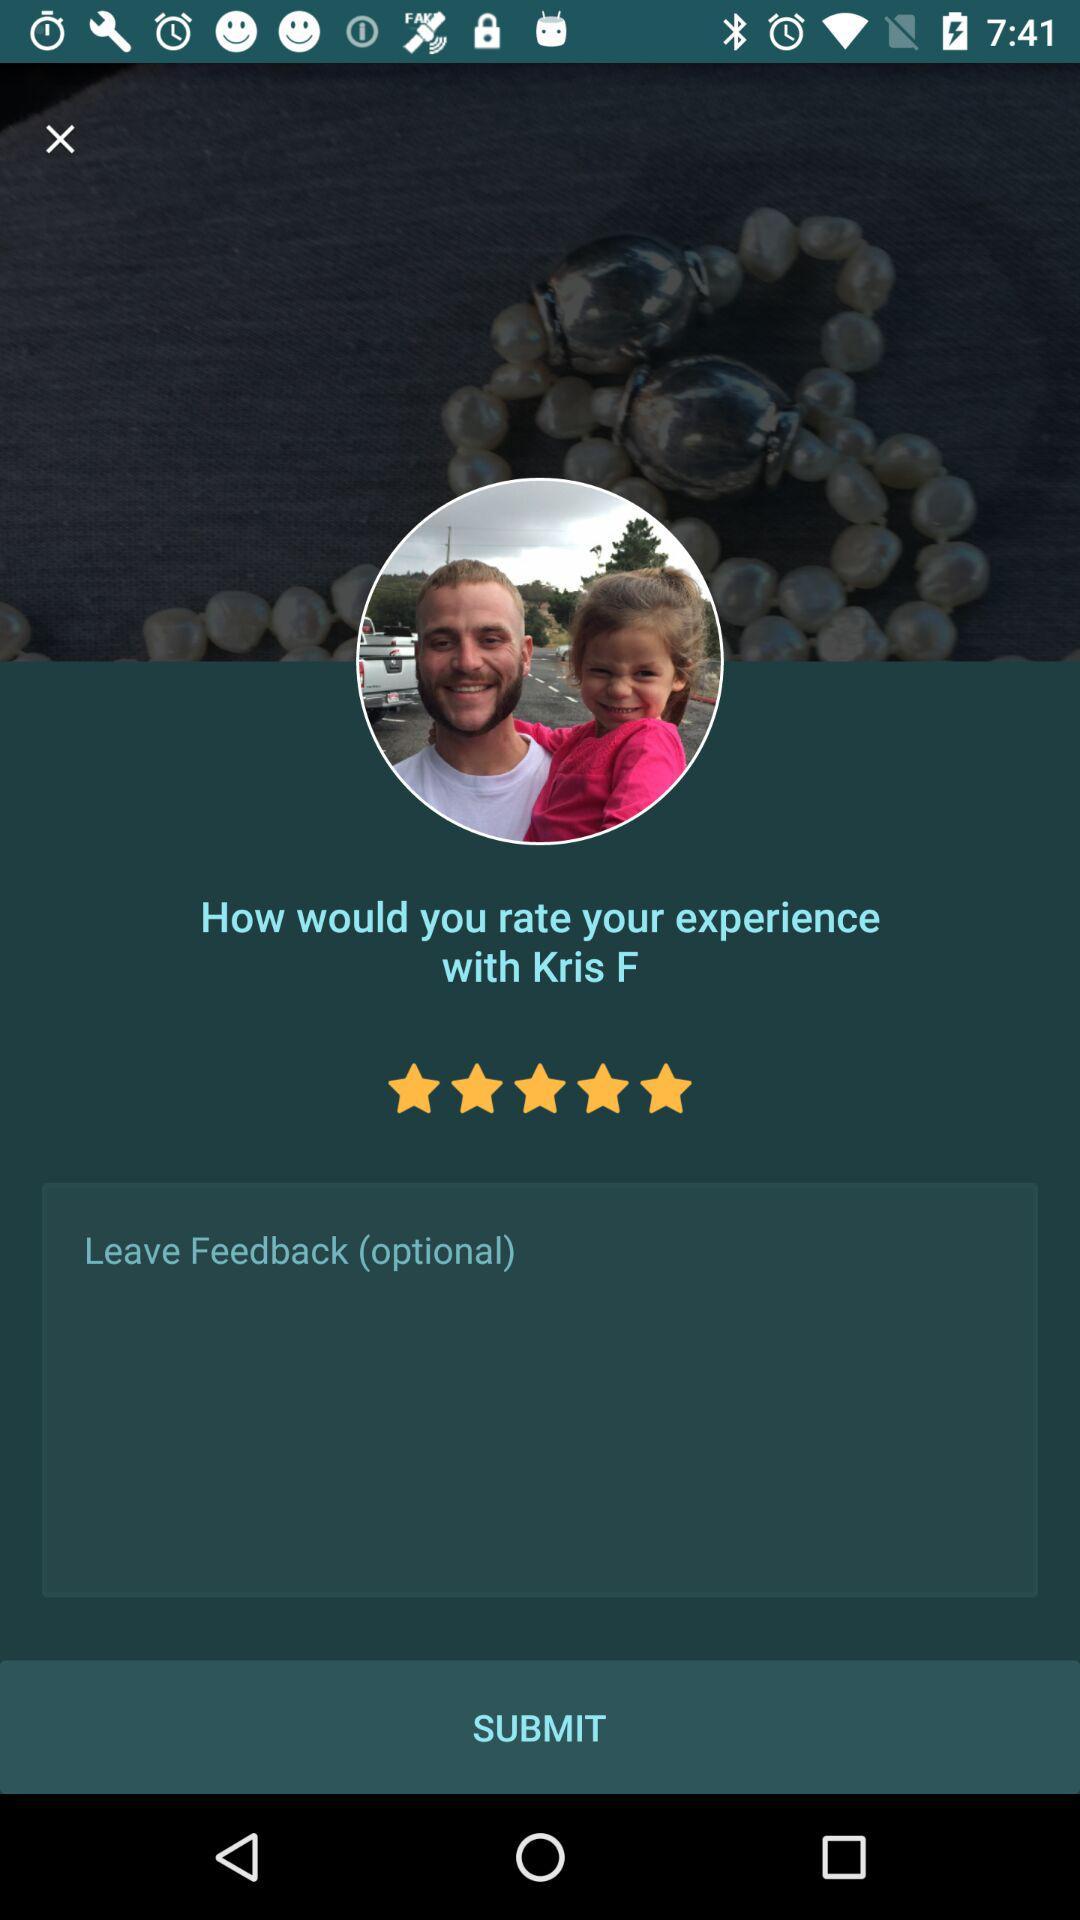  What do you see at coordinates (412, 1087) in the screenshot?
I see `rate the star` at bounding box center [412, 1087].